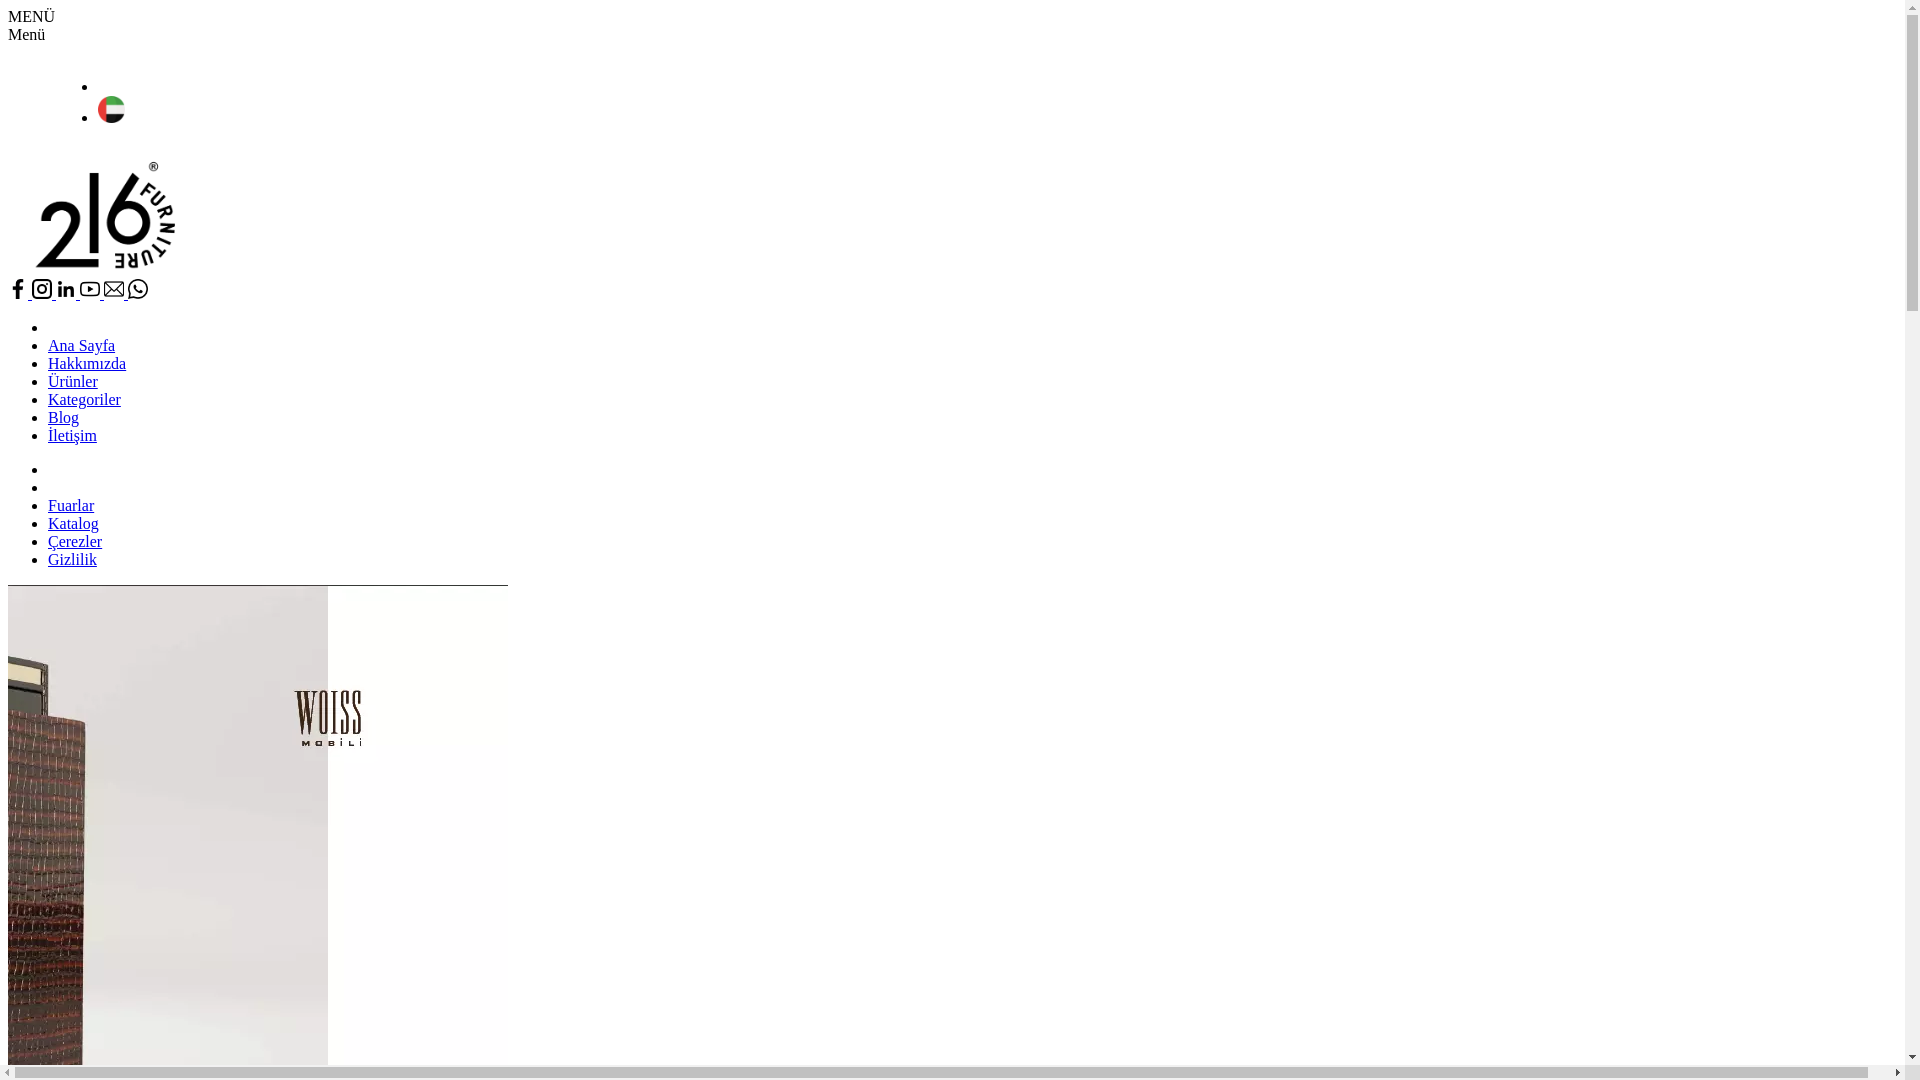  I want to click on 'Fuarlar', so click(71, 504).